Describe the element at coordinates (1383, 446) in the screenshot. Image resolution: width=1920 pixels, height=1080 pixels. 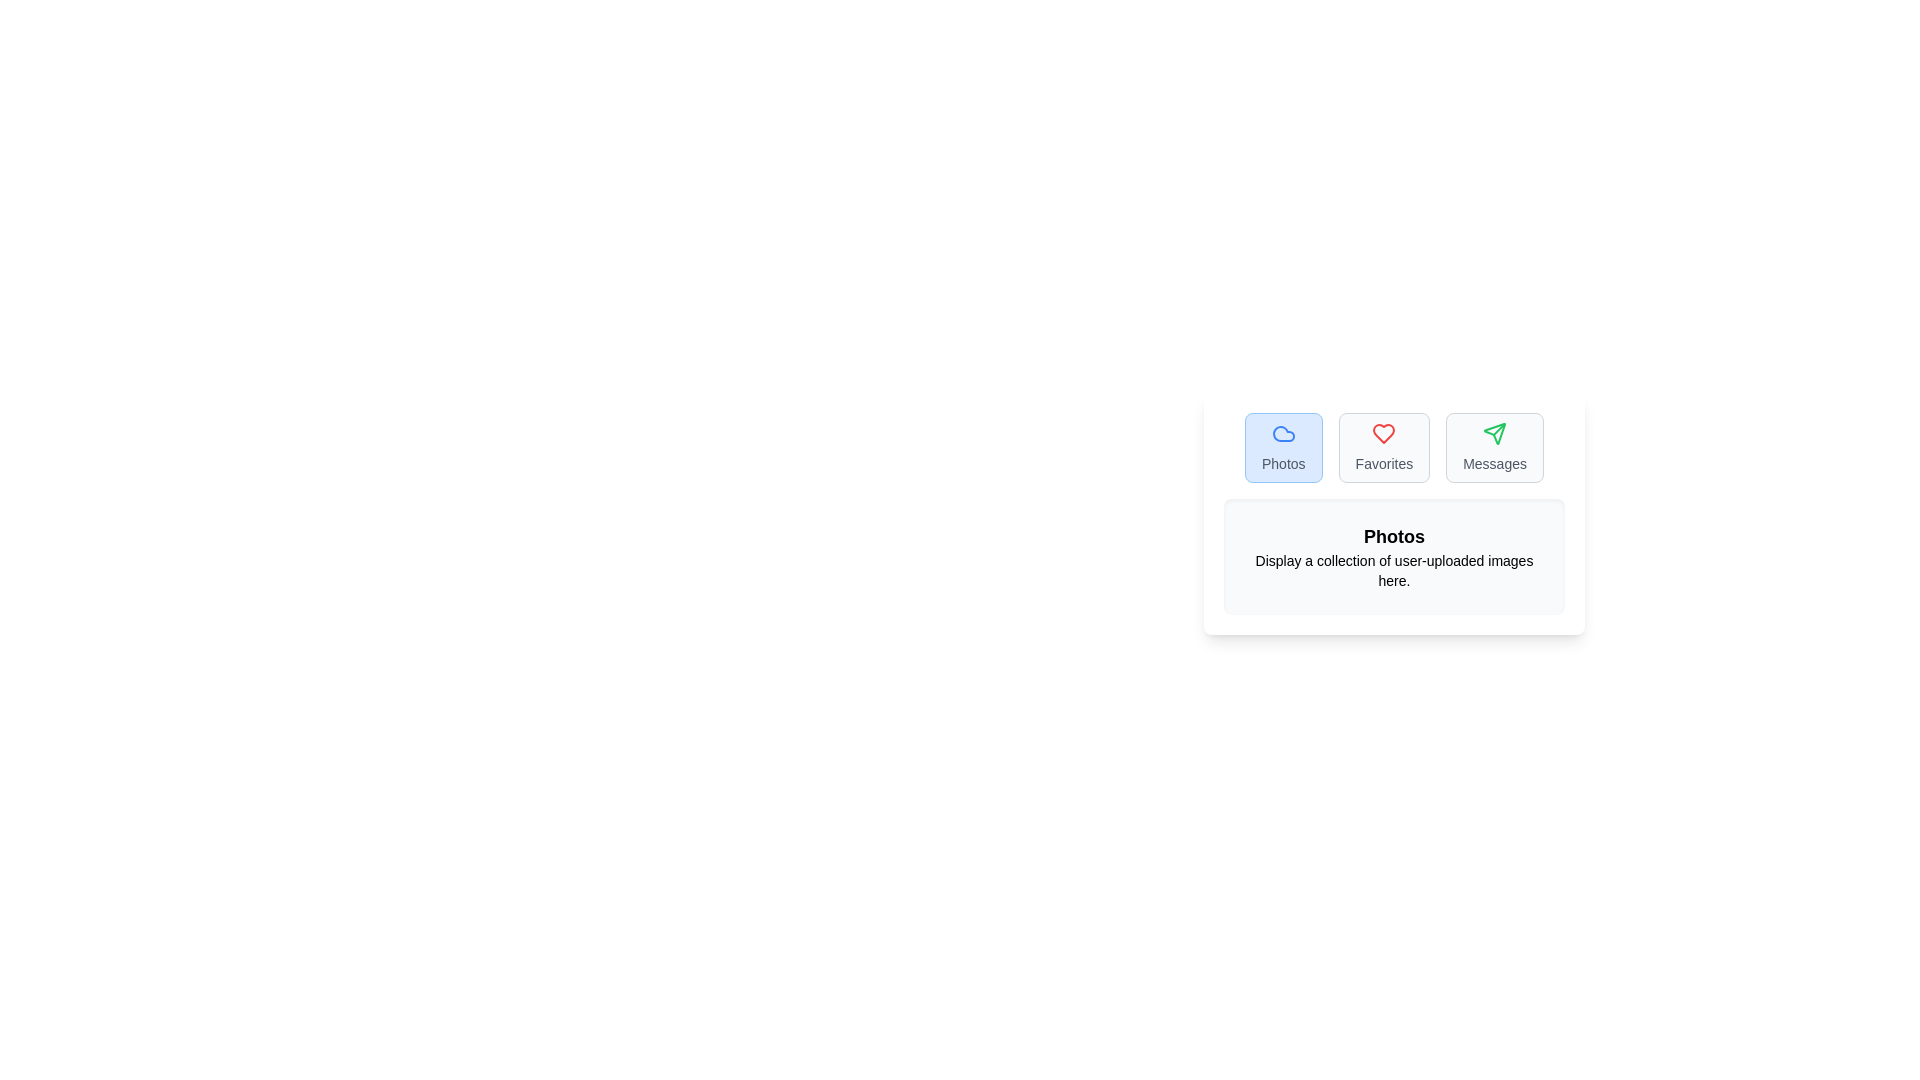
I see `the 'Favorites' interactive button which features a red heart icon and a gray label, located centrally among similar buttons` at that location.